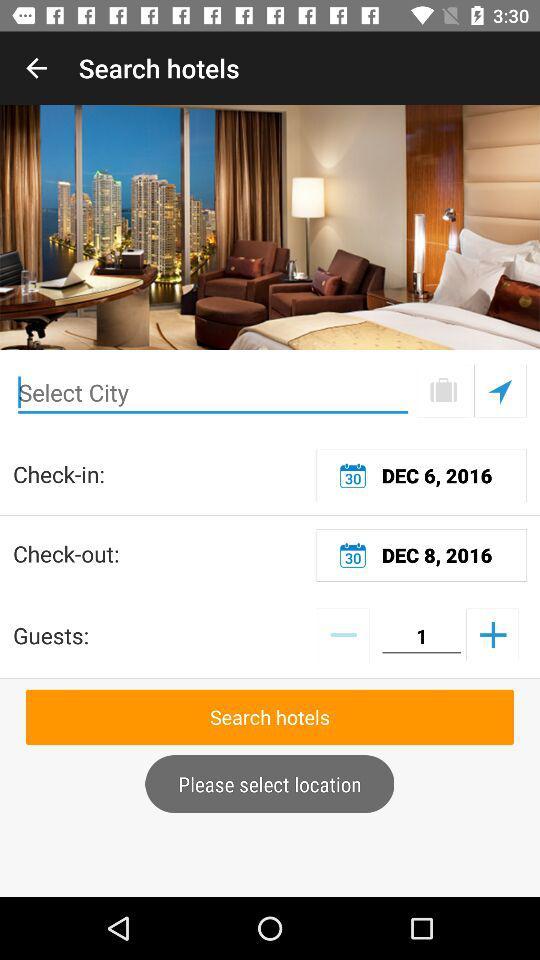 This screenshot has height=960, width=540. What do you see at coordinates (342, 633) in the screenshot?
I see `subtract guests` at bounding box center [342, 633].